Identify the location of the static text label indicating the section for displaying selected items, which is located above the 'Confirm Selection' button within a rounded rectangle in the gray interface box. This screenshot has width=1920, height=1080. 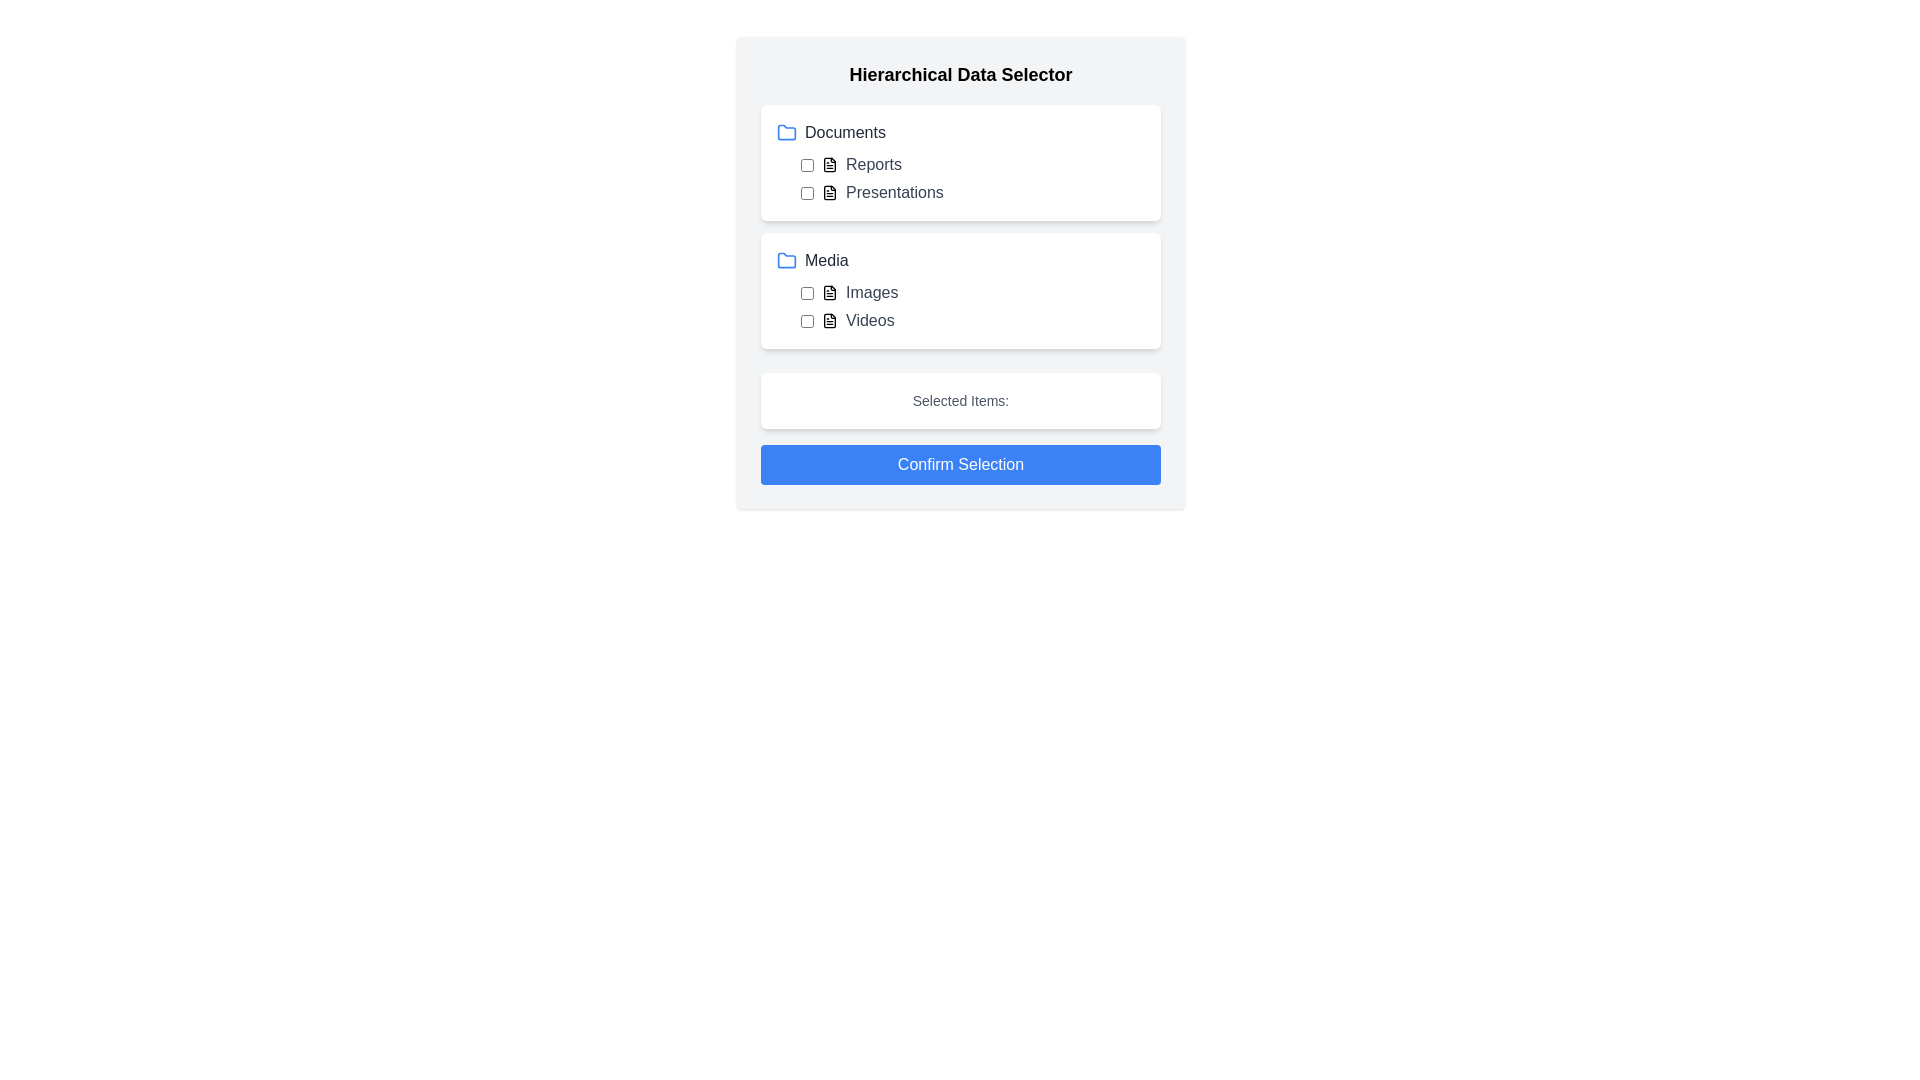
(960, 401).